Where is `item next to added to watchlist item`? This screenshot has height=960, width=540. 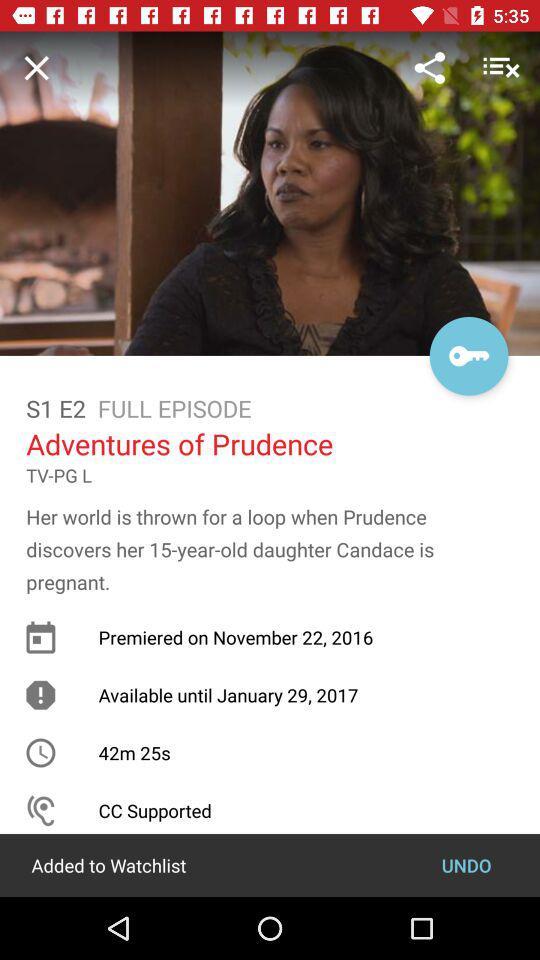
item next to added to watchlist item is located at coordinates (466, 864).